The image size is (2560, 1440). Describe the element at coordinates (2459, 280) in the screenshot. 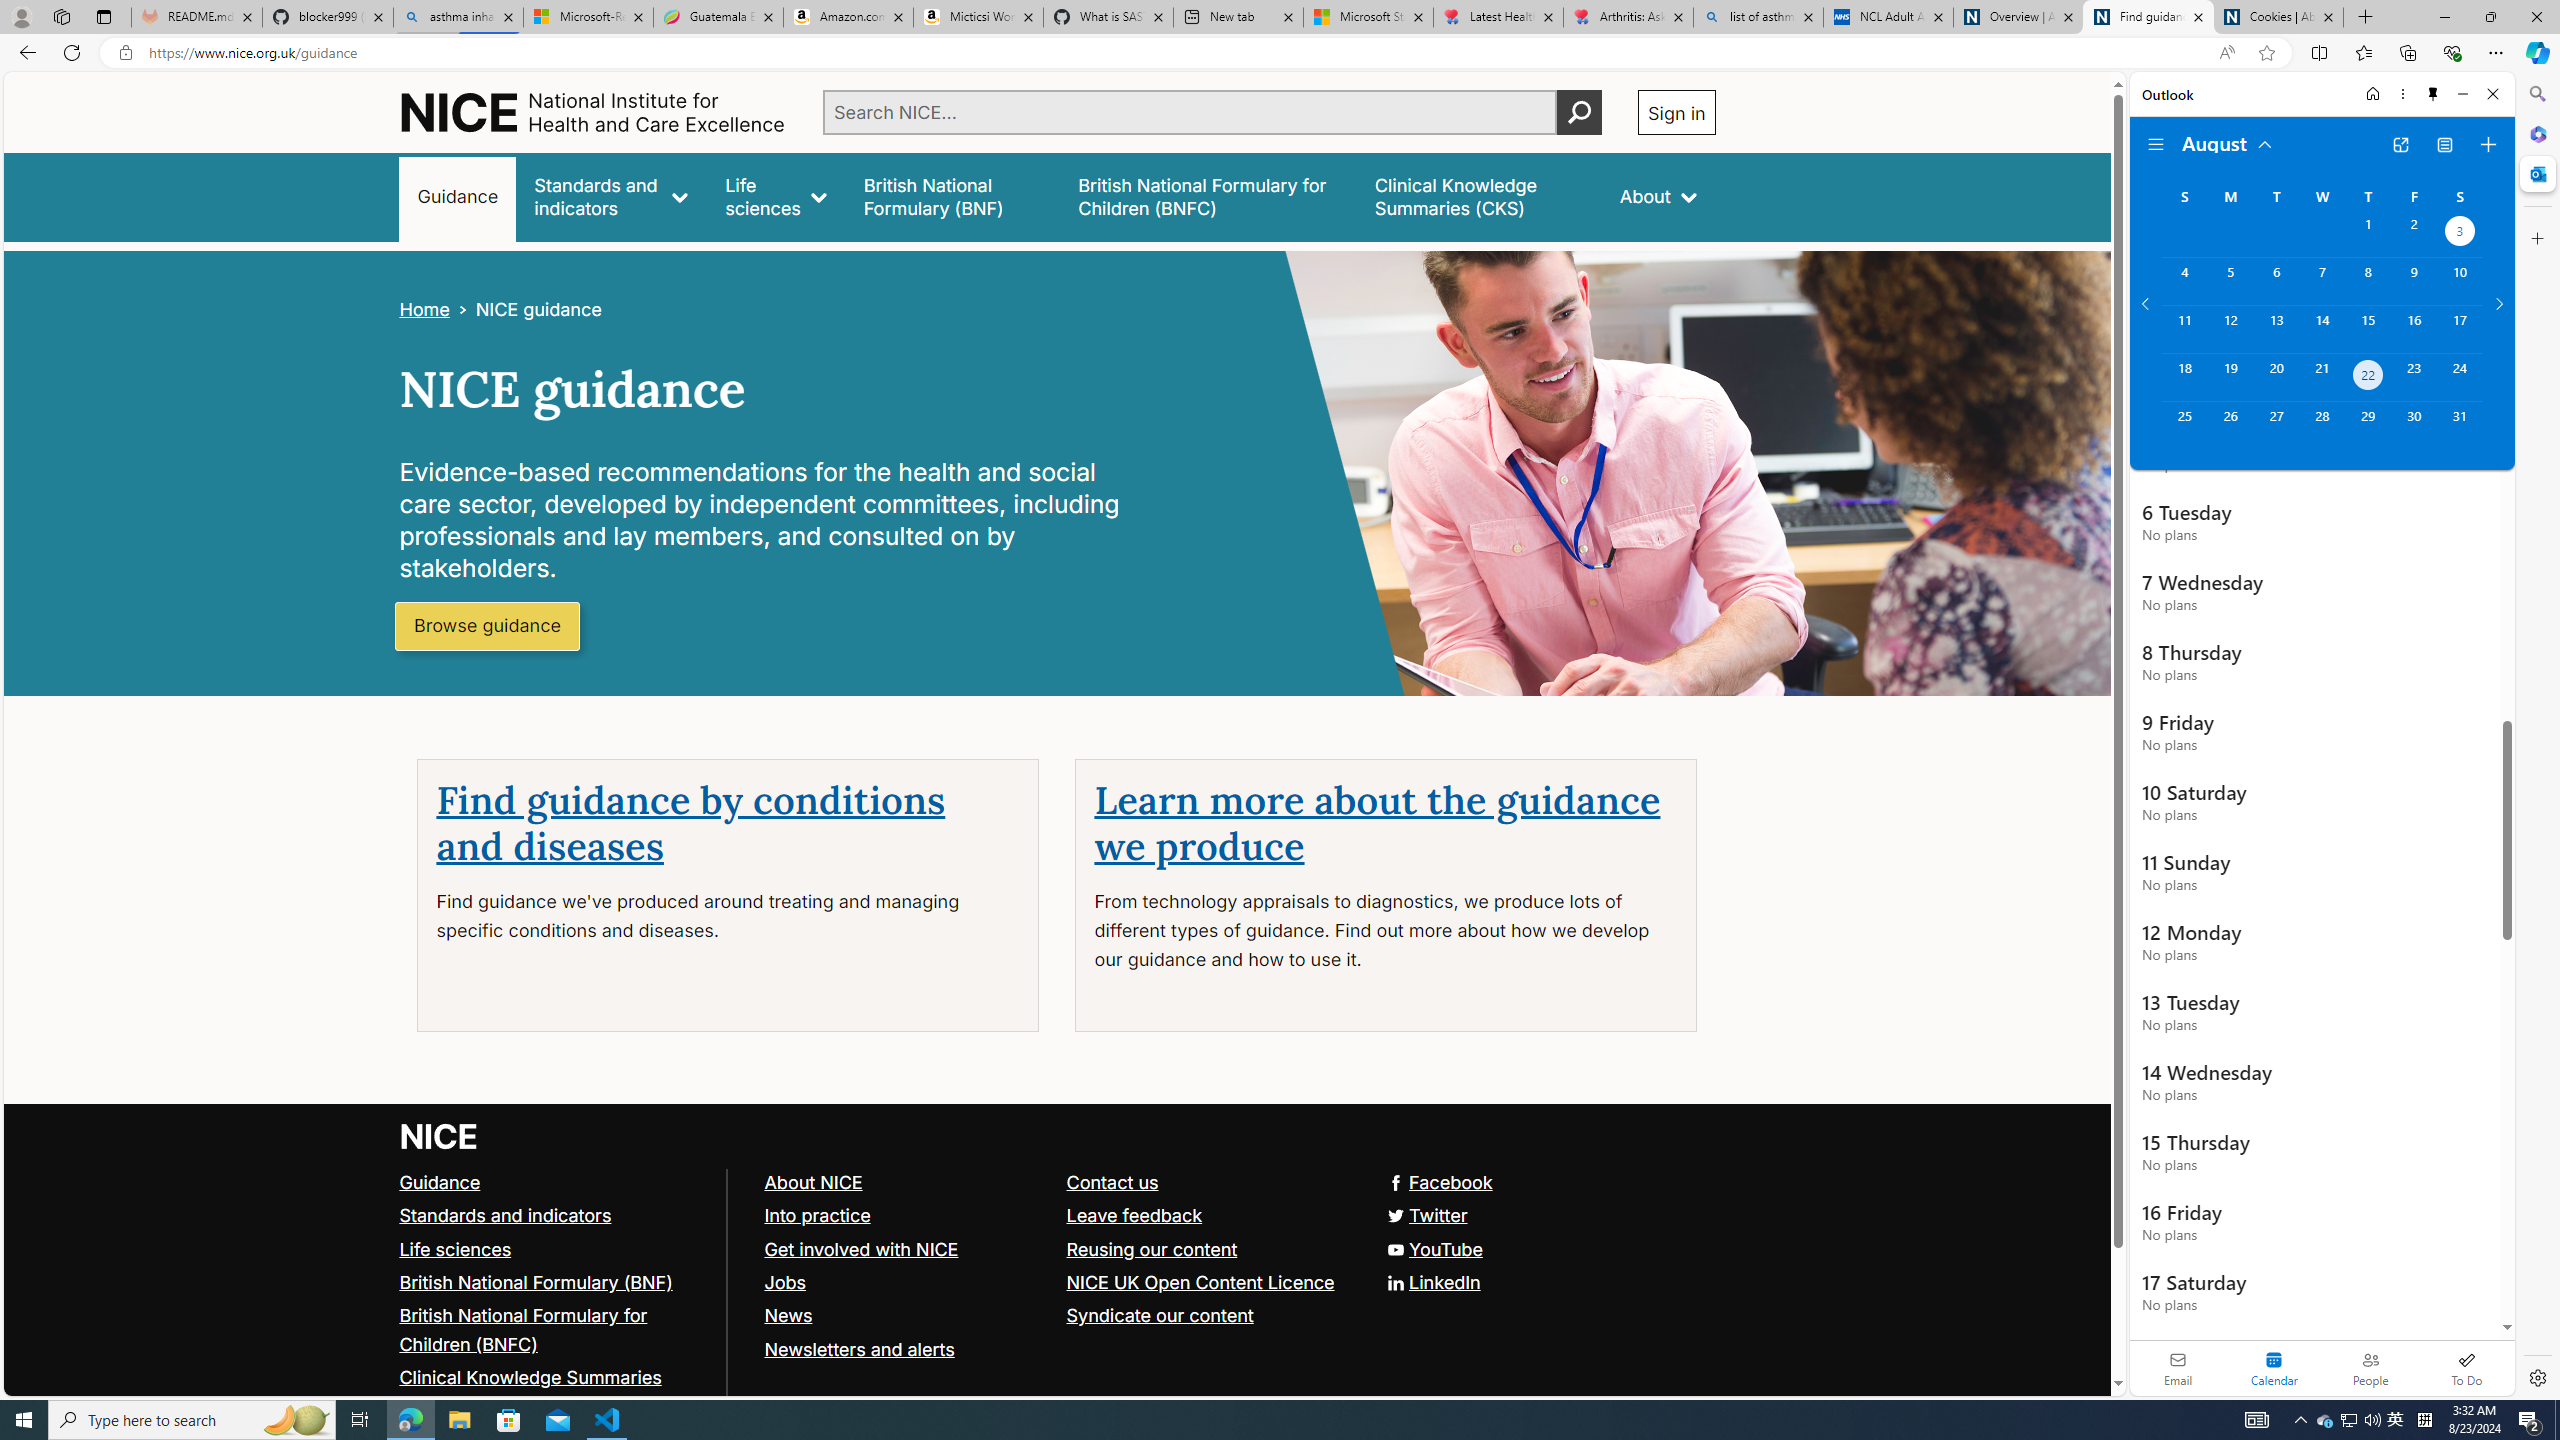

I see `'Saturday, August 10, 2024. '` at that location.